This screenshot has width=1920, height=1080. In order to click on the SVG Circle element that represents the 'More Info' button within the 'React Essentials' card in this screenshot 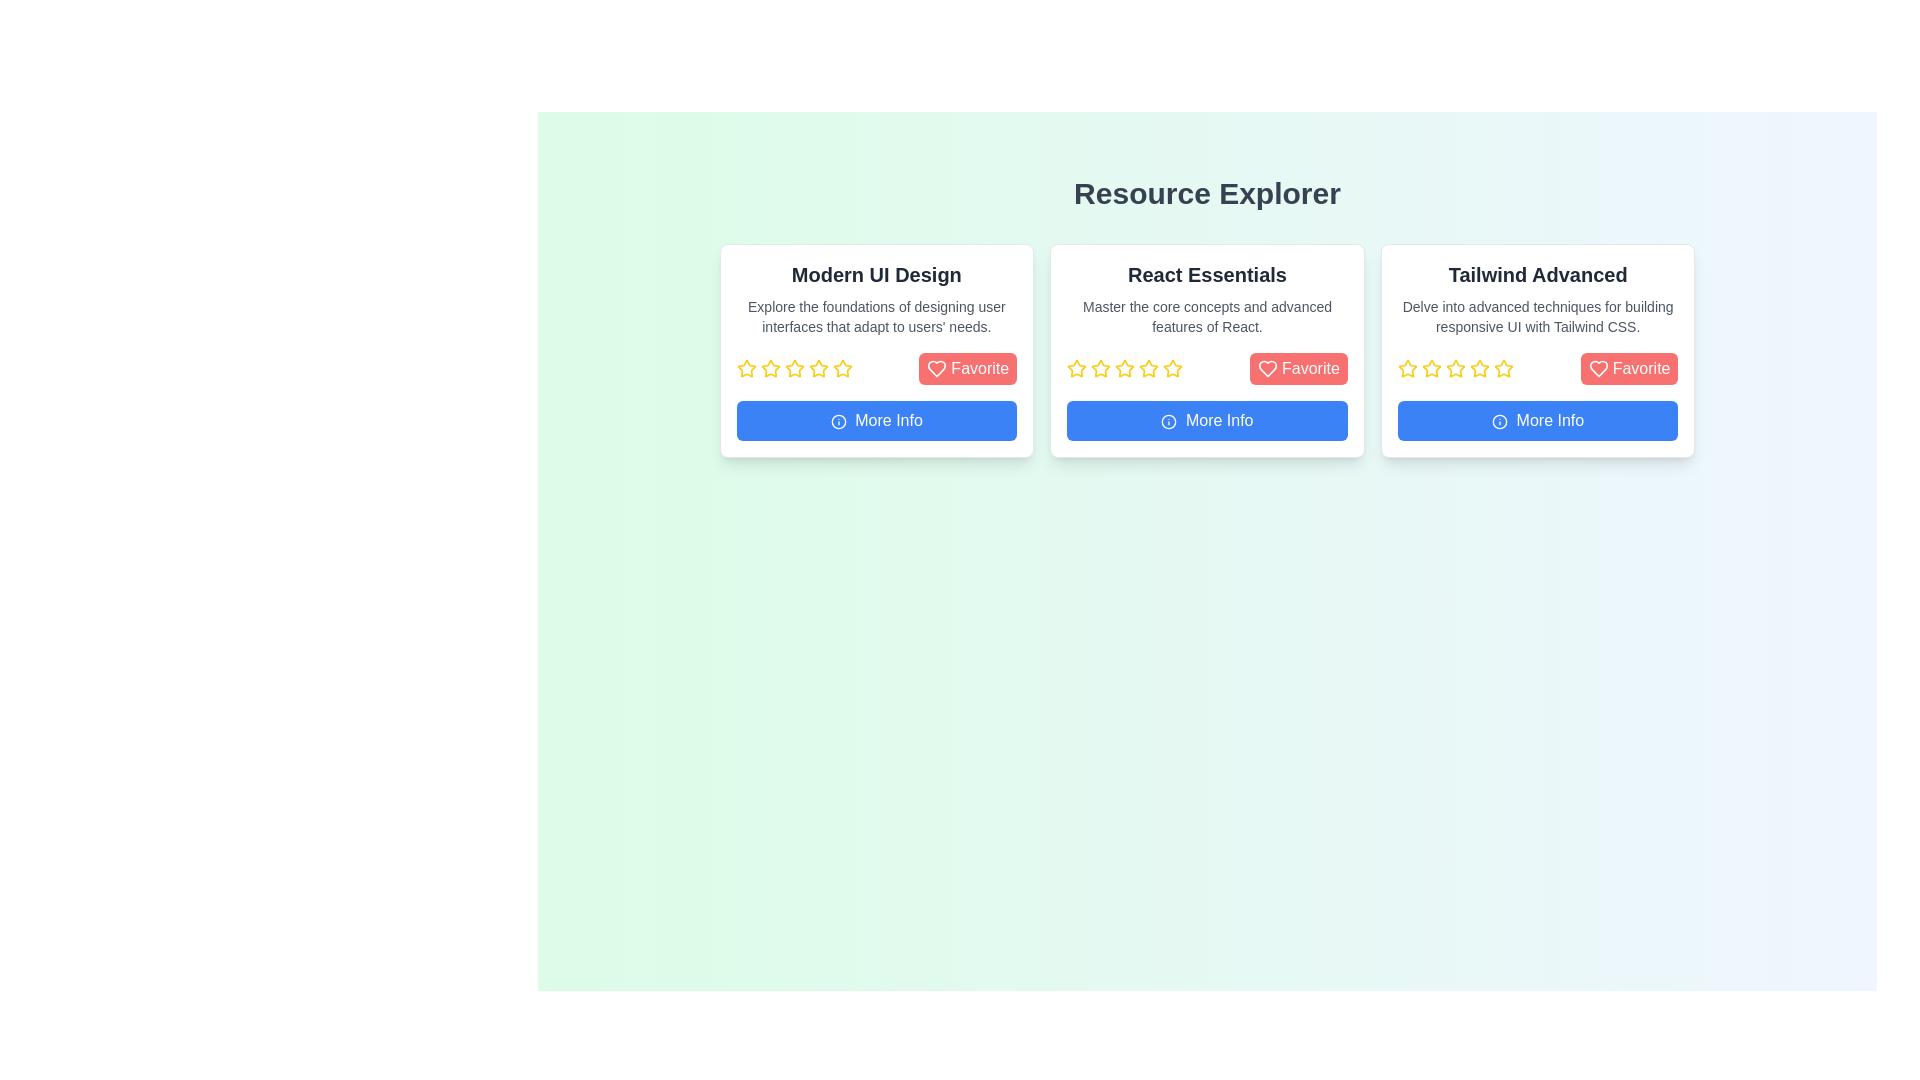, I will do `click(1169, 420)`.